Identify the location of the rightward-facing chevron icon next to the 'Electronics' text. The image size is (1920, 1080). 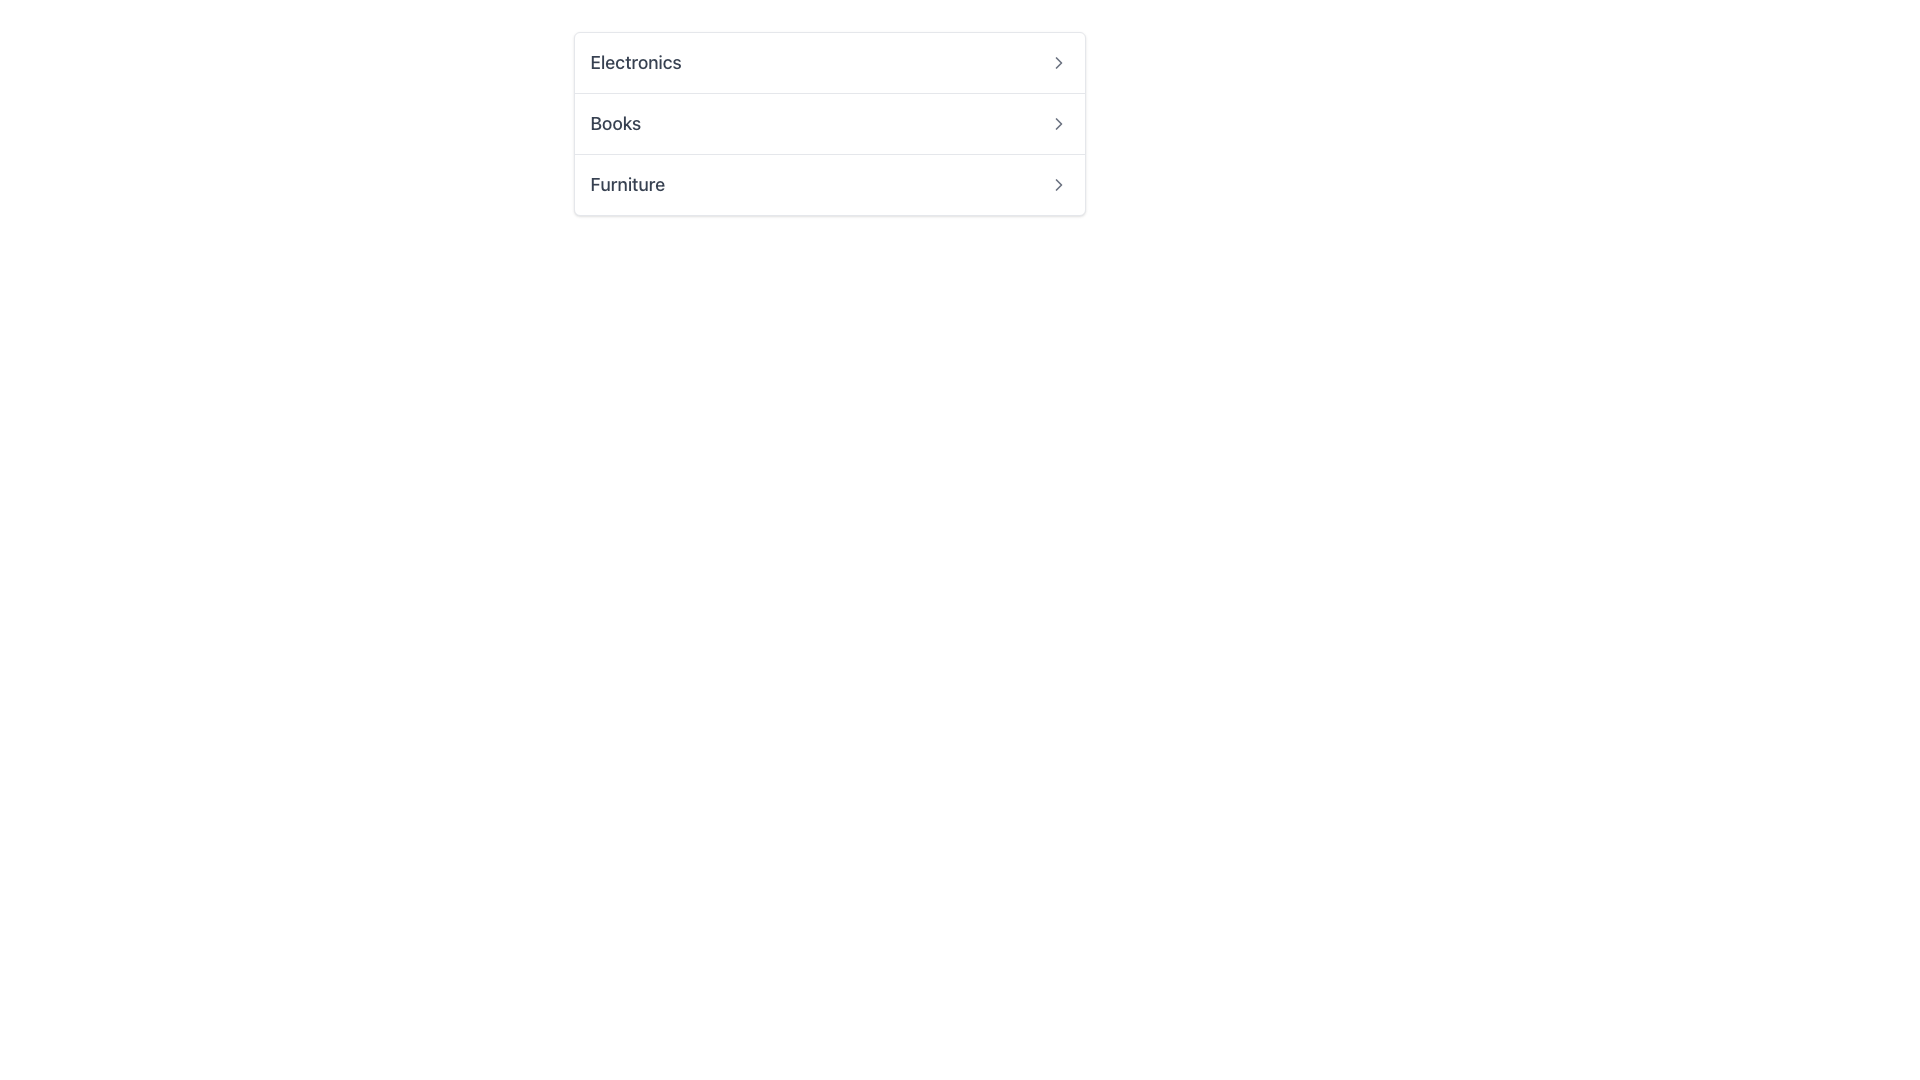
(1057, 61).